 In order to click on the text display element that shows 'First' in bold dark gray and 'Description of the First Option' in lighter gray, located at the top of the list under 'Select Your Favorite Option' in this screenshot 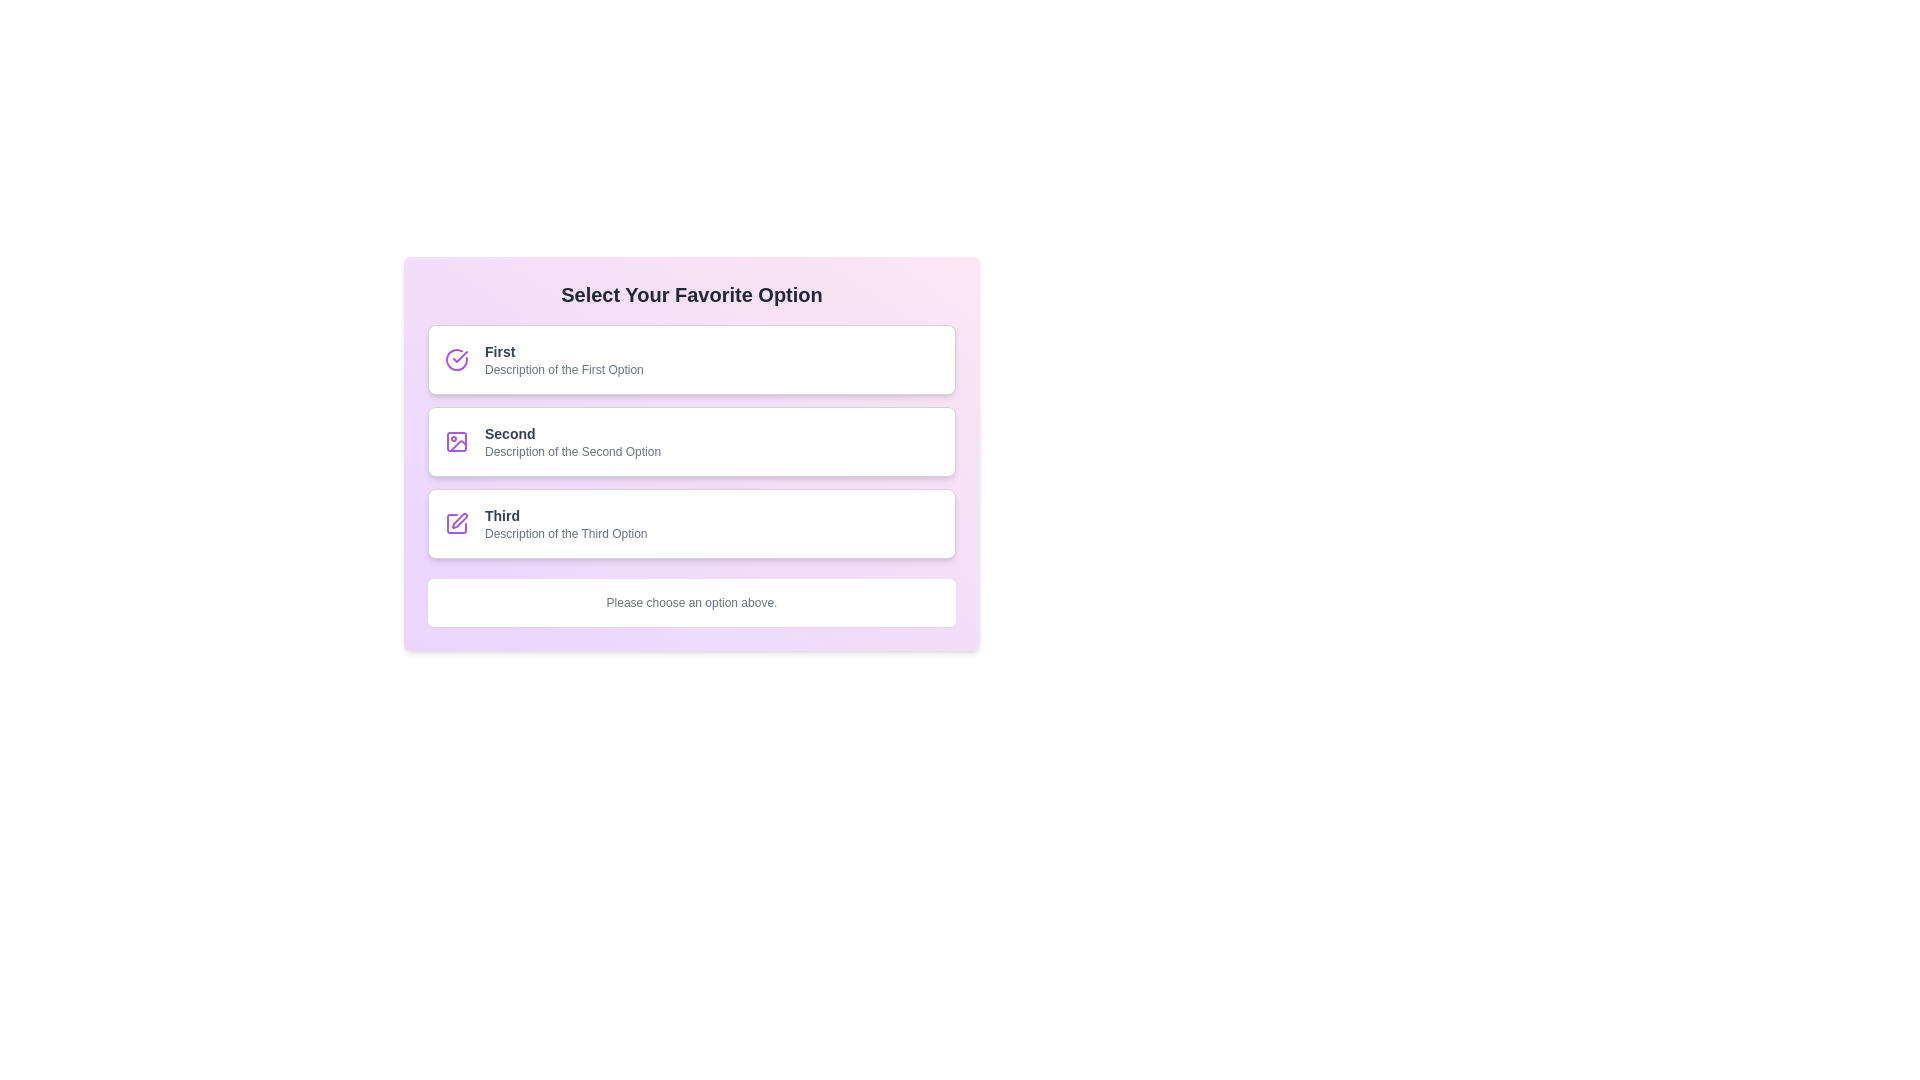, I will do `click(563, 358)`.